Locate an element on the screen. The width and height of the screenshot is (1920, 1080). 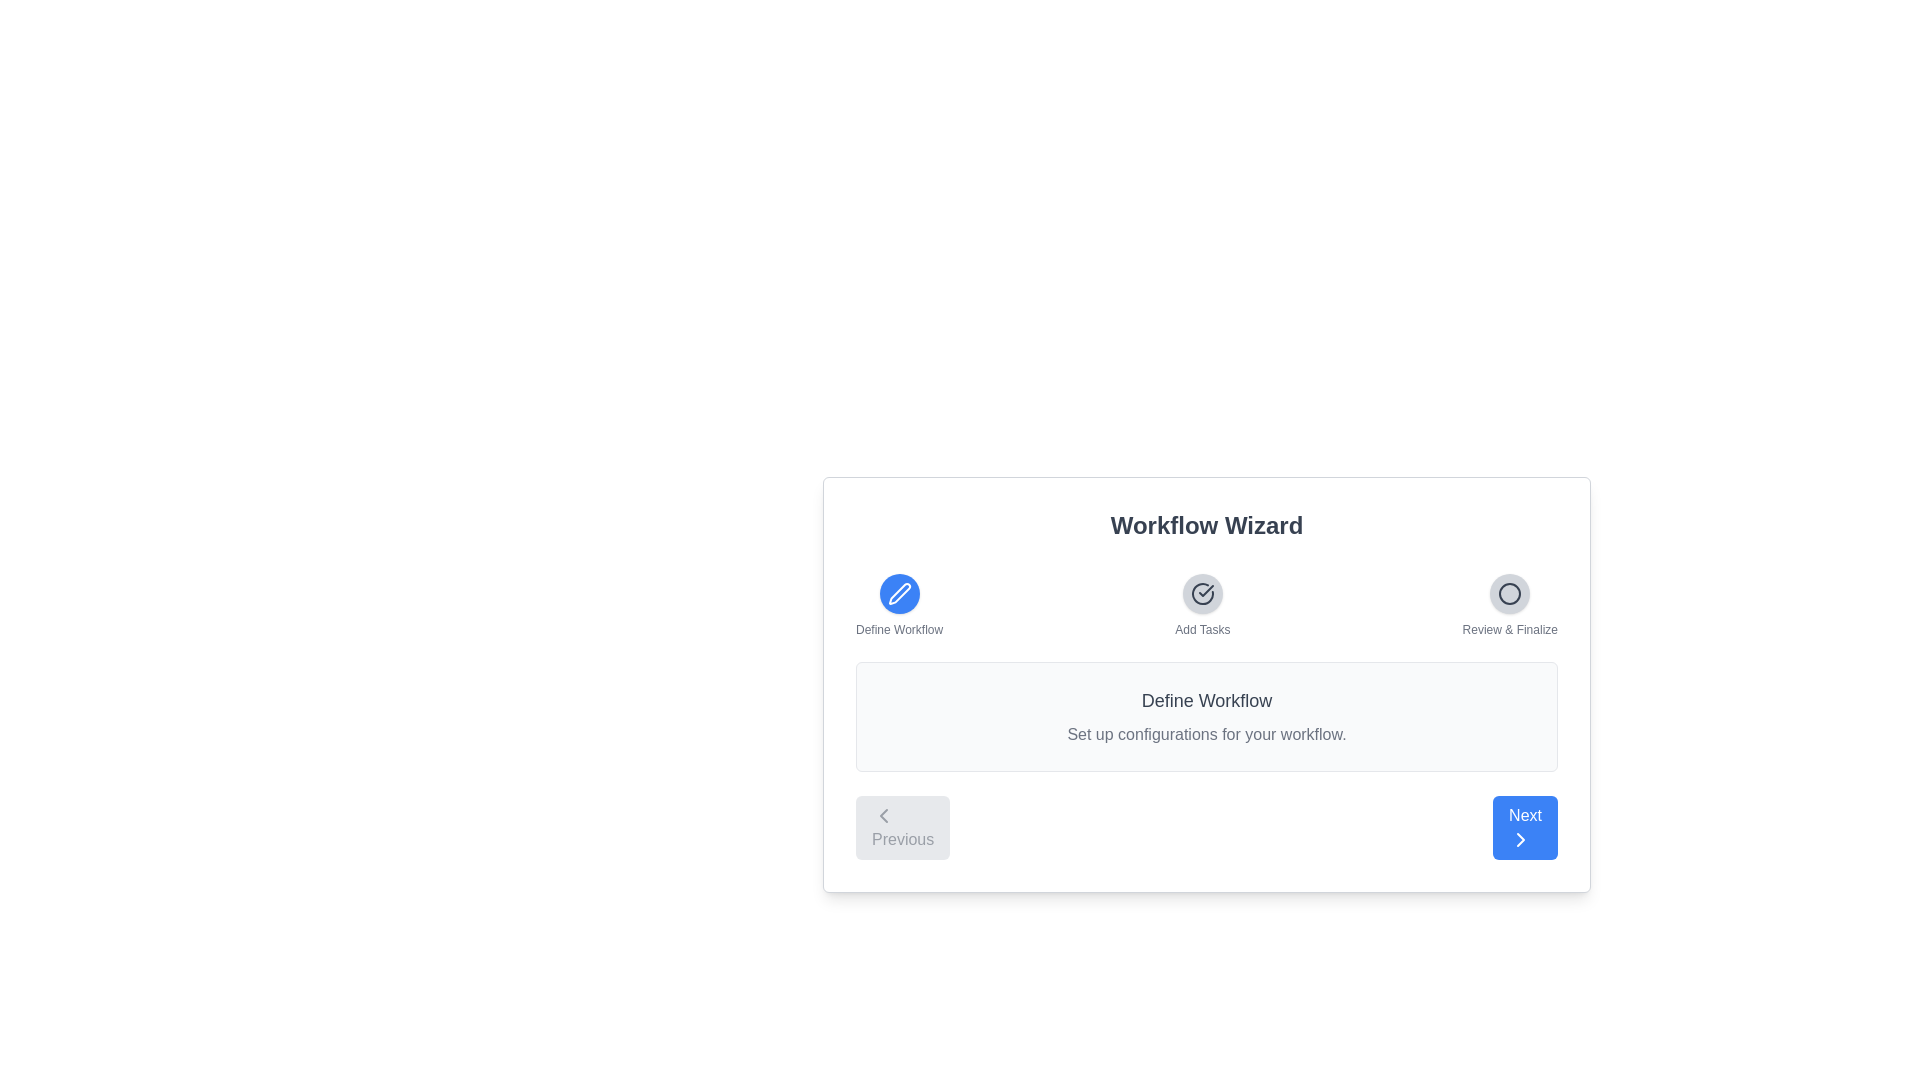
the blue circular icon with a white pen at its center, labeled 'Define Workflow', to identify the associated workflow step is located at coordinates (898, 604).